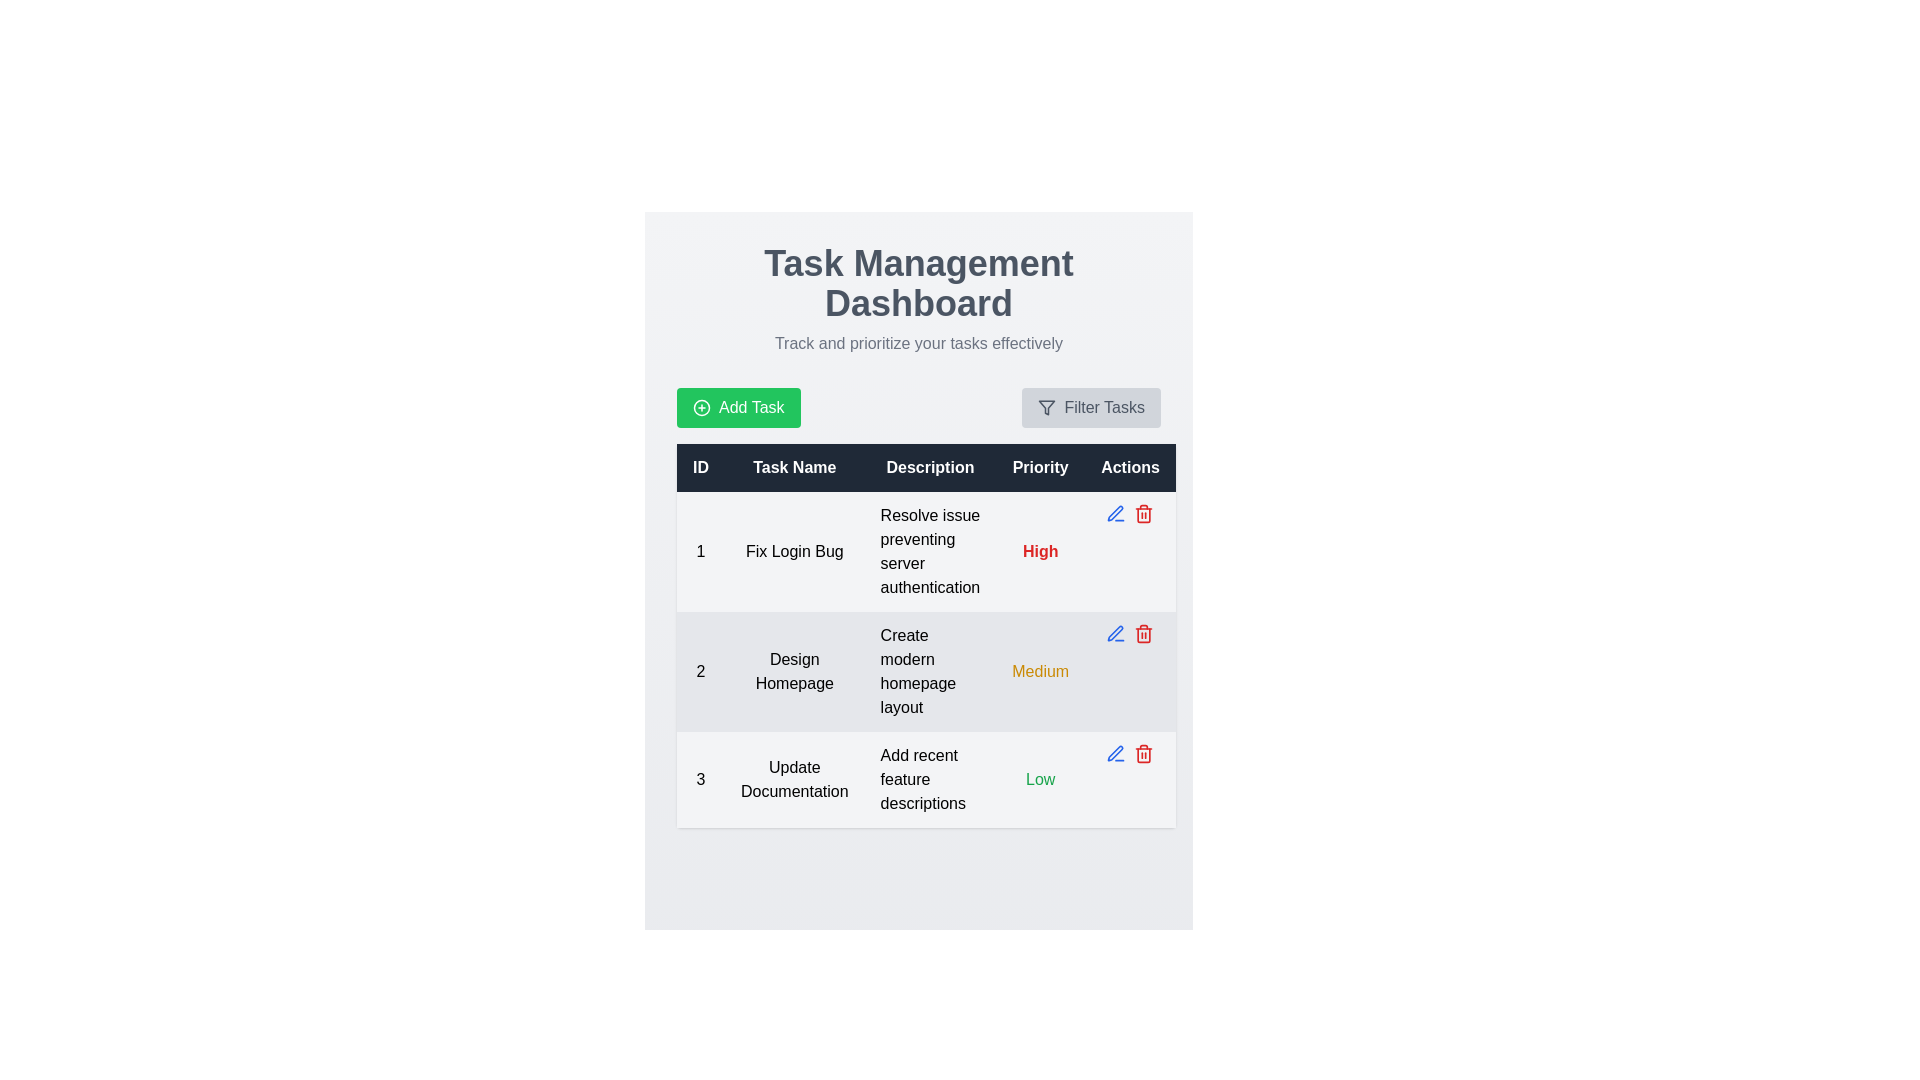 This screenshot has height=1080, width=1920. What do you see at coordinates (925, 636) in the screenshot?
I see `text within the task details table located below the 'Task Management Dashboard' header` at bounding box center [925, 636].